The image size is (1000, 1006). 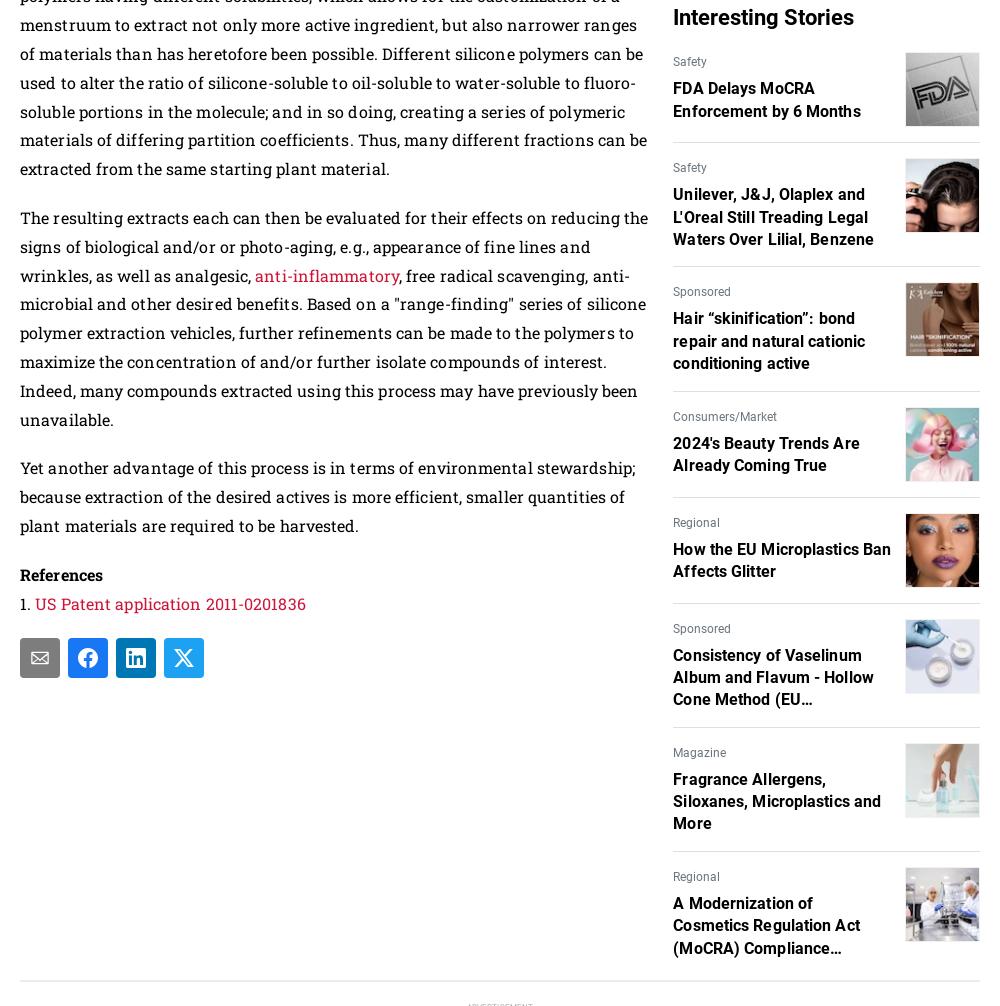 What do you see at coordinates (777, 799) in the screenshot?
I see `'Fragrance Allergens, Siloxanes, Microplastics and More'` at bounding box center [777, 799].